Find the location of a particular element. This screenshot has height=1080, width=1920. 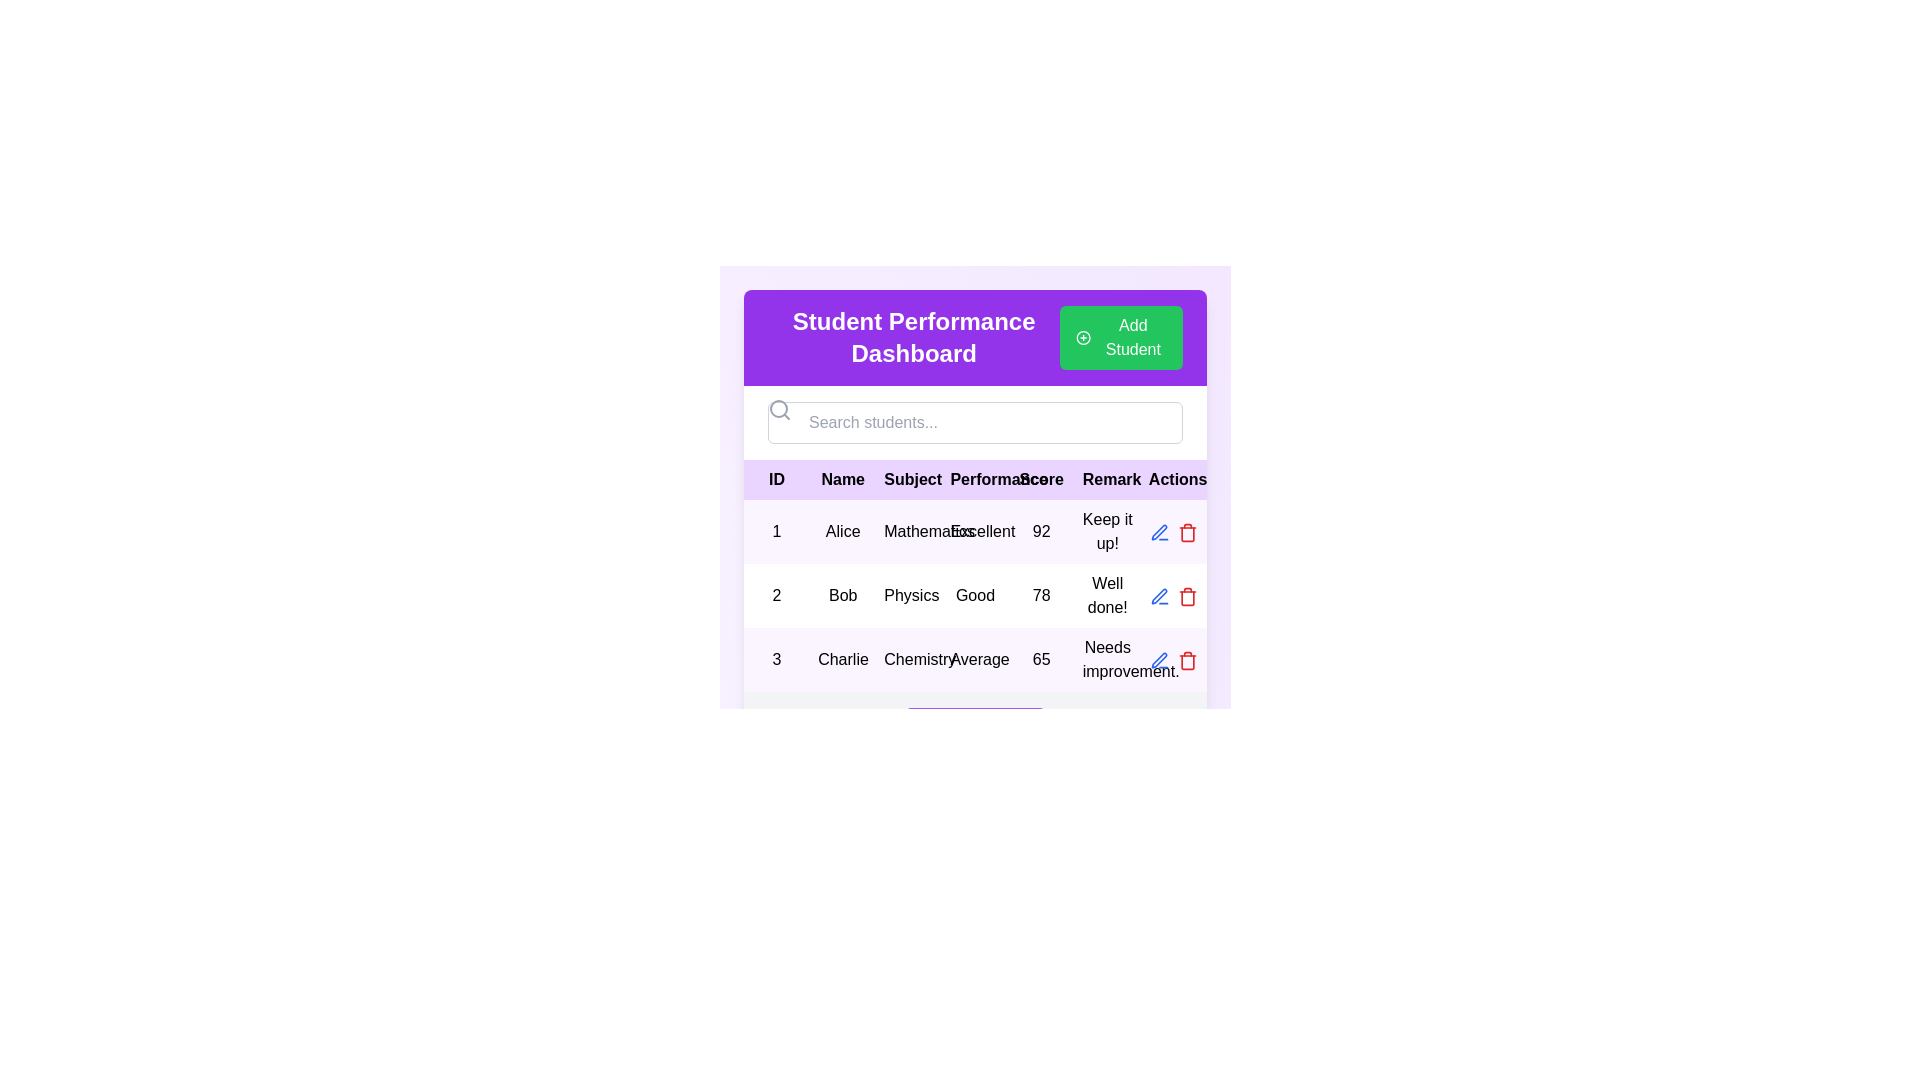

information presented in the second row of the data table, which contains details about the individual named 'Bob', associated with 'Physics', scored '78', and marked as 'Good' is located at coordinates (975, 595).